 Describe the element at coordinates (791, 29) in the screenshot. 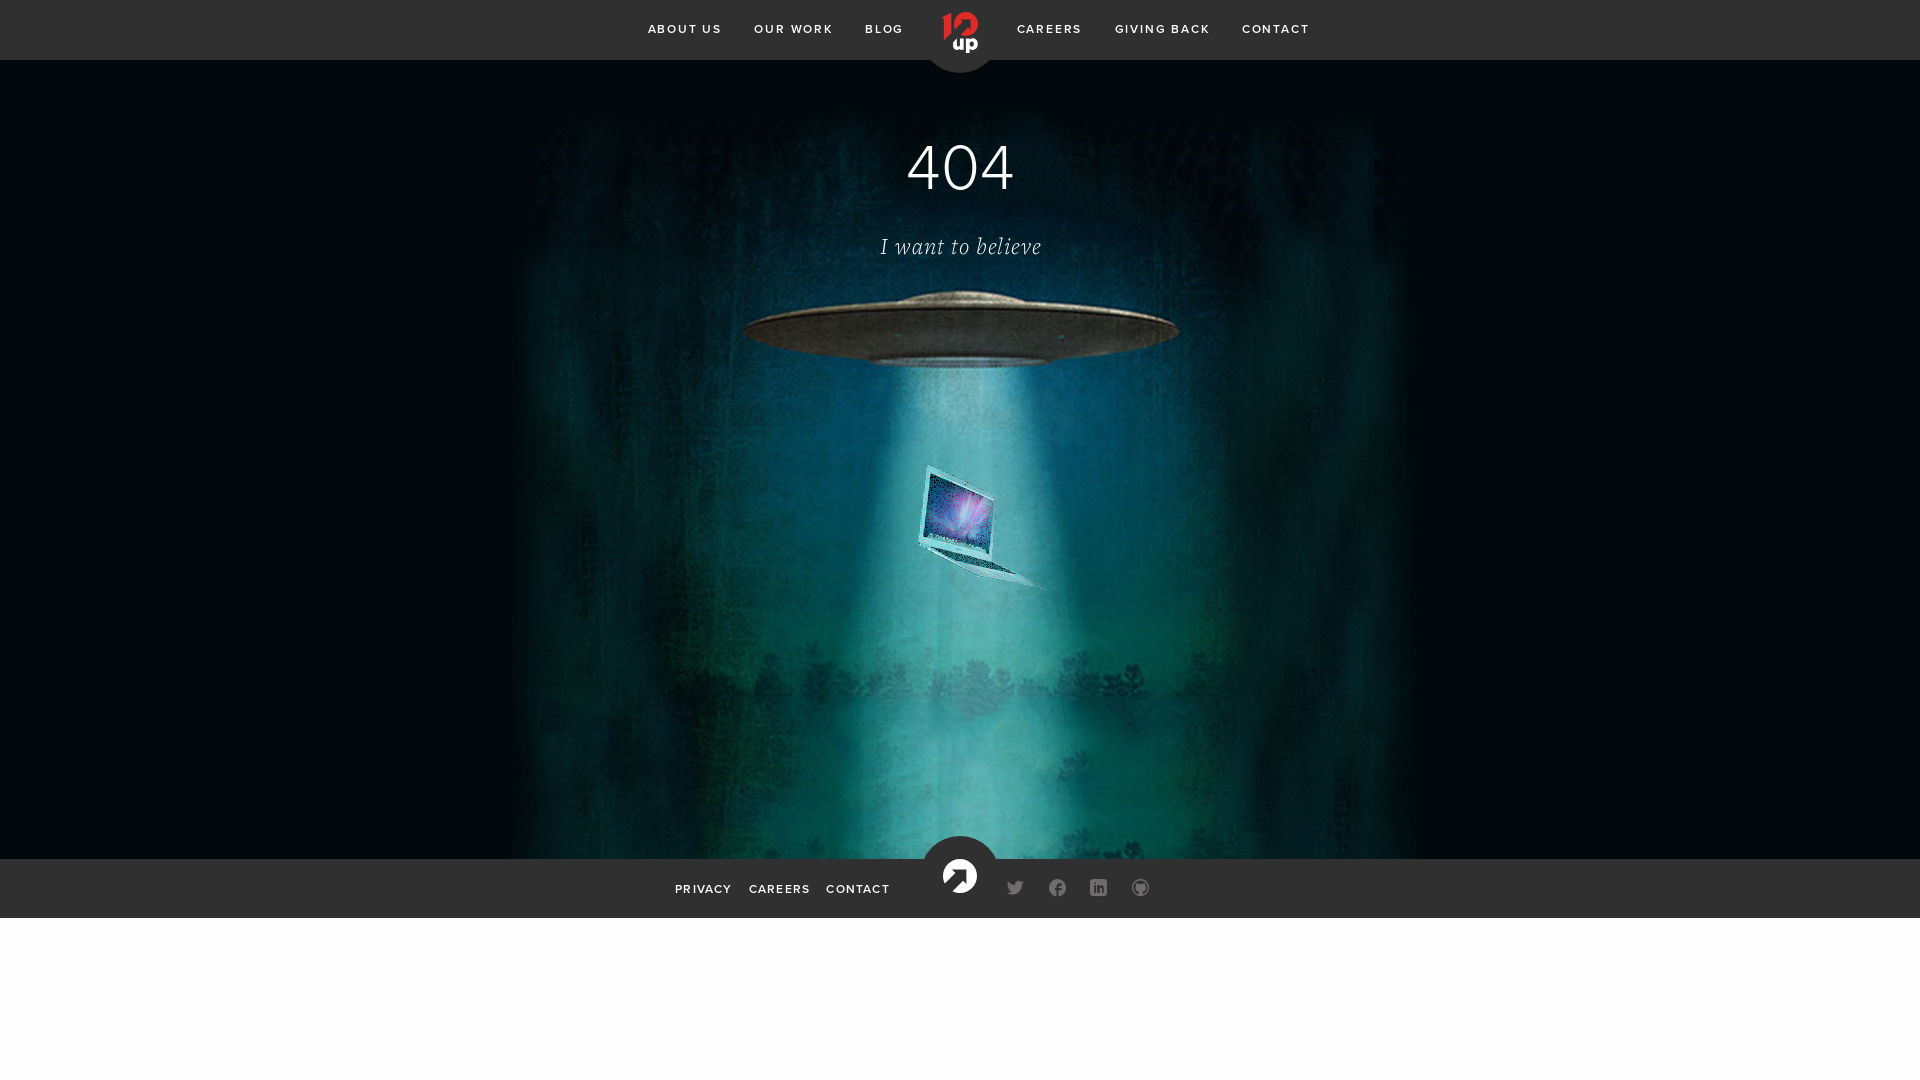

I see `'OUR WORK'` at that location.